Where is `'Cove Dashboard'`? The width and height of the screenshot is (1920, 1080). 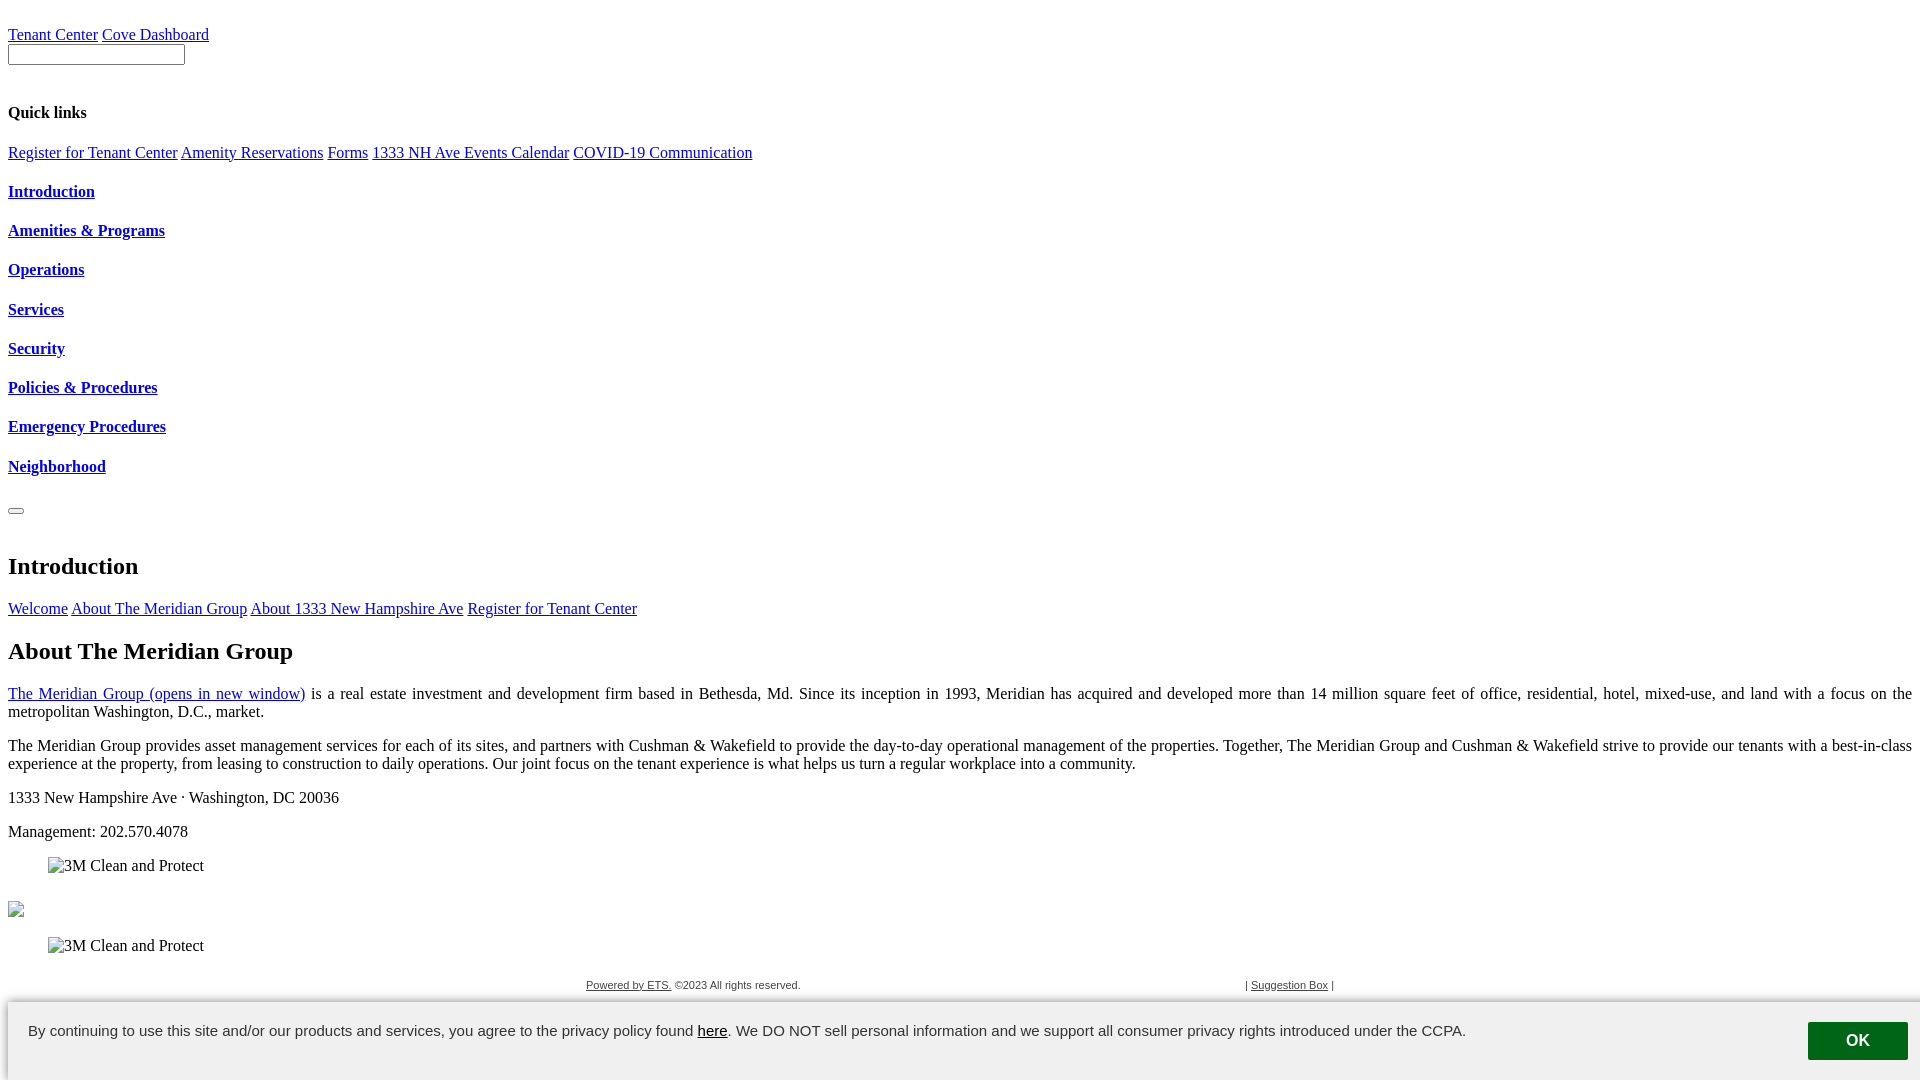
'Cove Dashboard' is located at coordinates (154, 34).